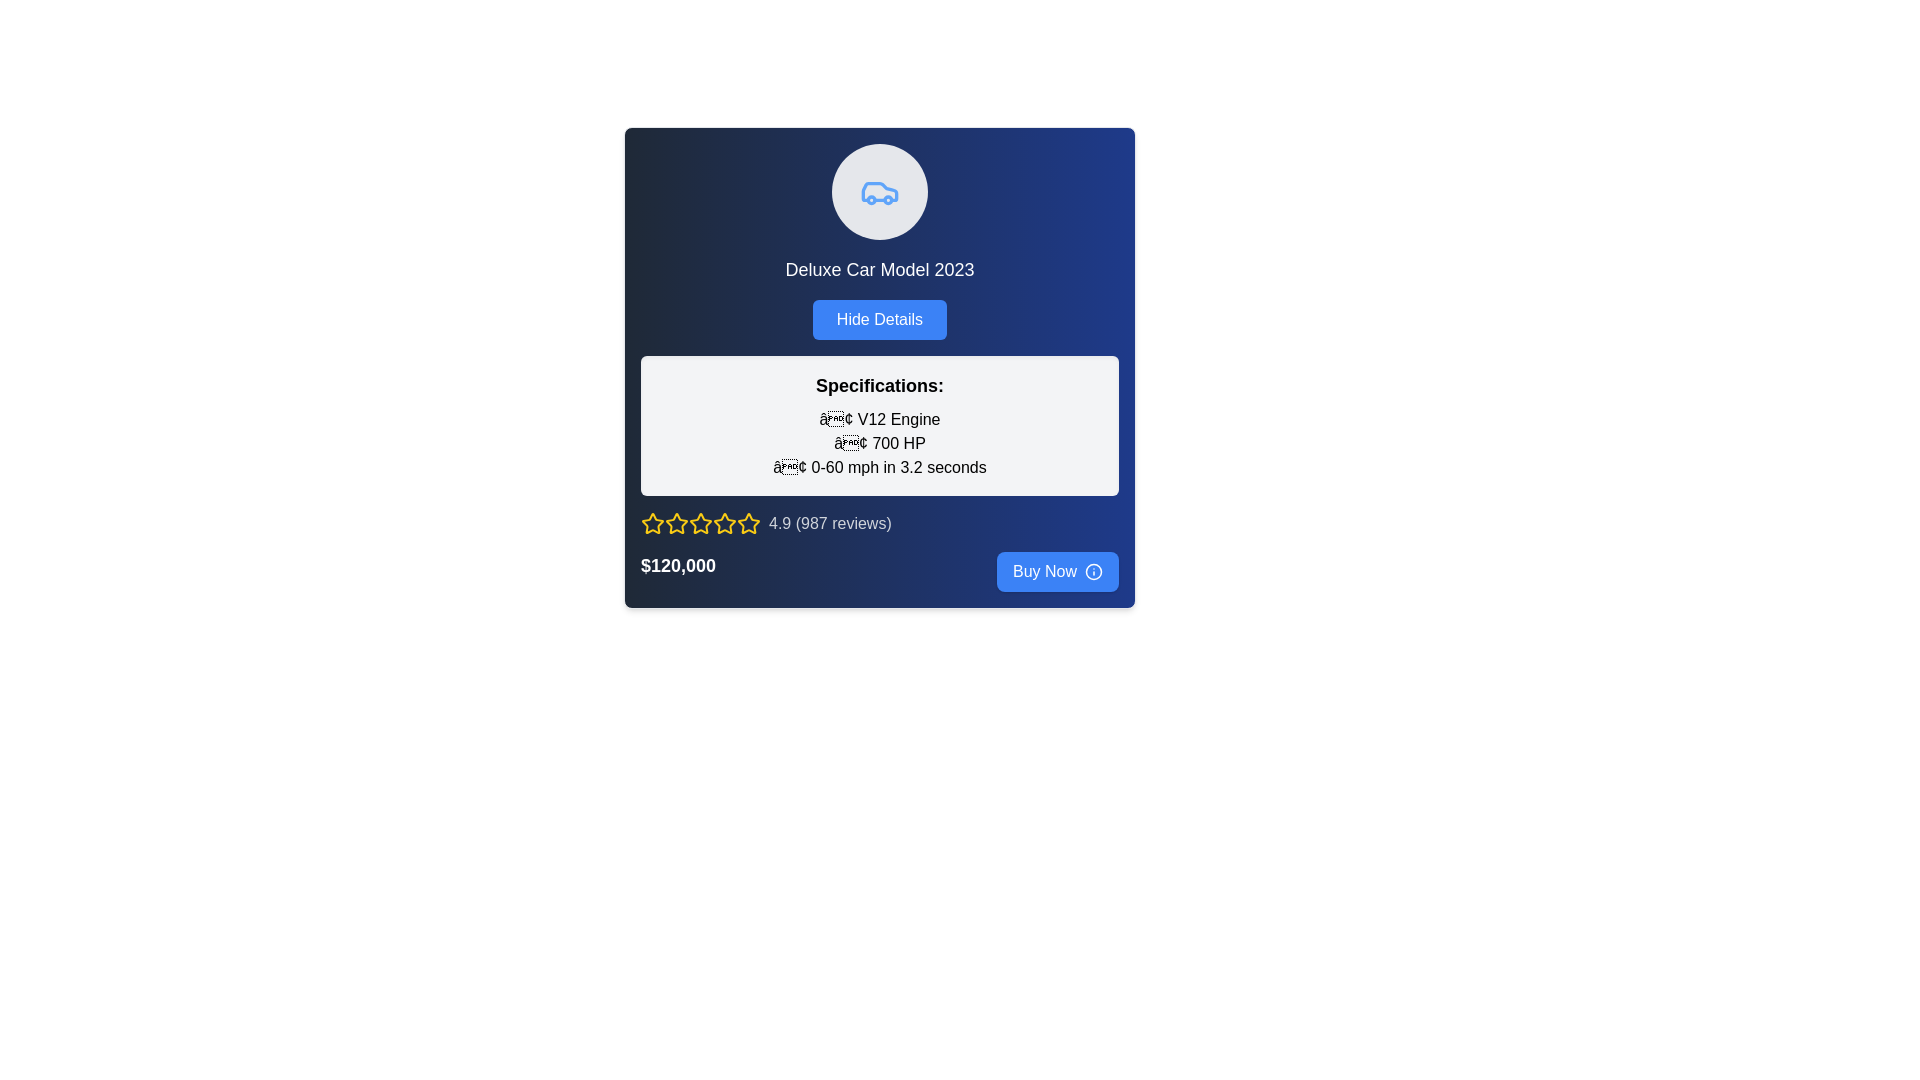  What do you see at coordinates (676, 523) in the screenshot?
I see `the yellow star icon with an outlined appearance, which is the third star from the left in a row of five stars, located slightly below the center of the card component` at bounding box center [676, 523].